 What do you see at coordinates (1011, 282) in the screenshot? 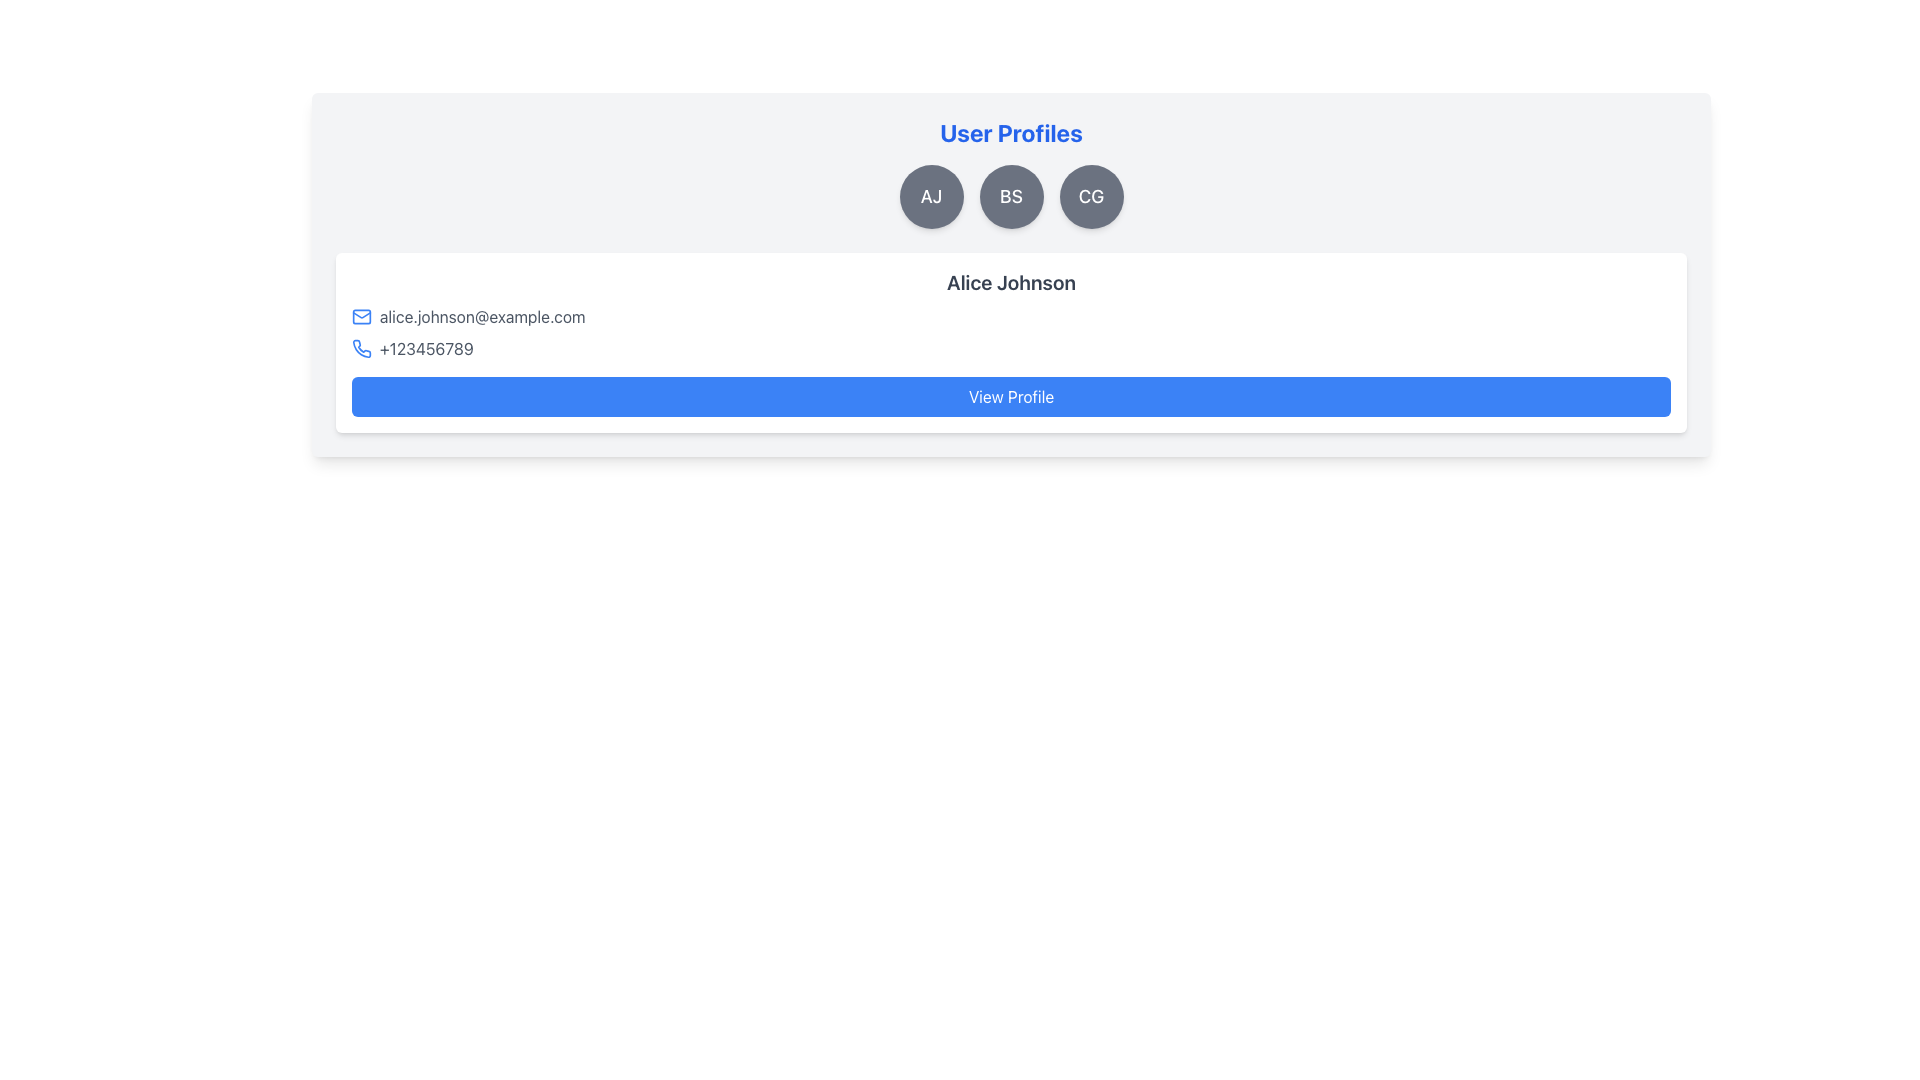
I see `the text label displaying the name 'Alice Johnson', which is positioned at the top of the profile card, above the email and phone details` at bounding box center [1011, 282].